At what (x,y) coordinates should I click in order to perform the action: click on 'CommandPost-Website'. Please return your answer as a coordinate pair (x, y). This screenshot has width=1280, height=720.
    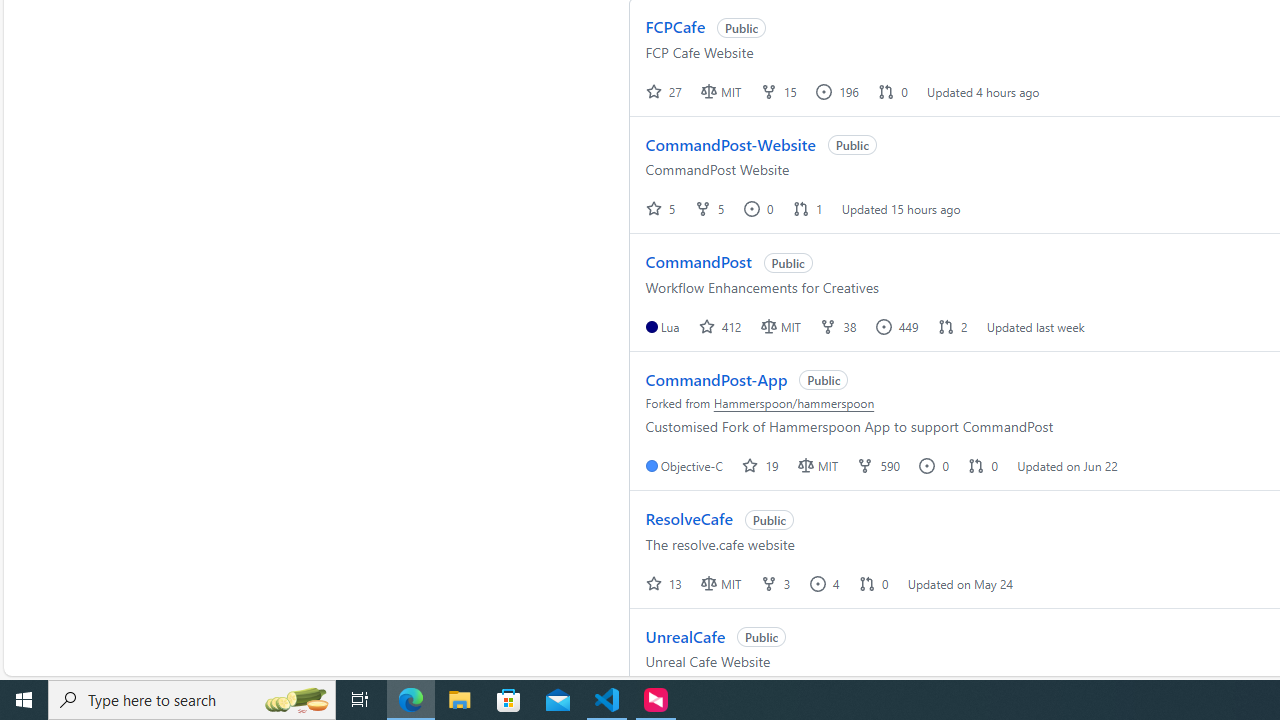
    Looking at the image, I should click on (729, 143).